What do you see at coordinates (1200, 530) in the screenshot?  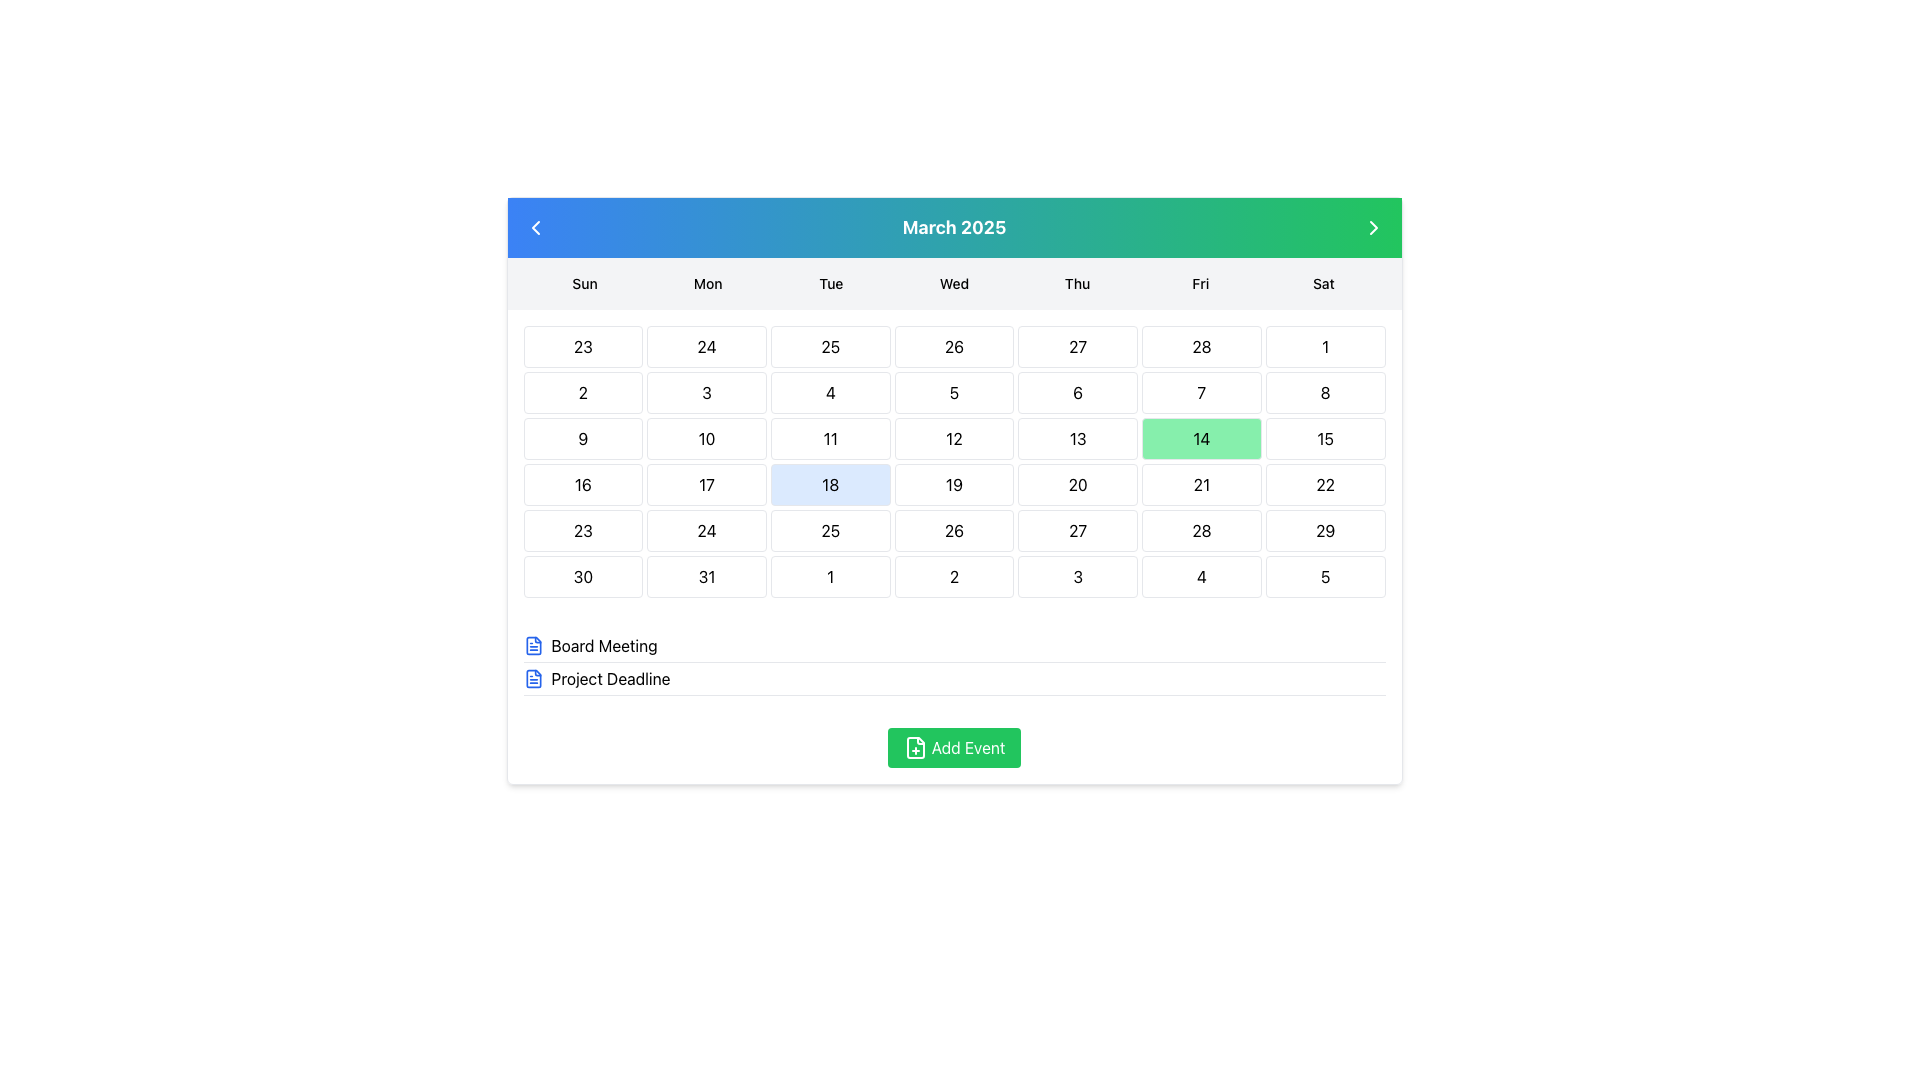 I see `the button representing the calendar date (28th) located in the Friday column of the calendar grid` at bounding box center [1200, 530].